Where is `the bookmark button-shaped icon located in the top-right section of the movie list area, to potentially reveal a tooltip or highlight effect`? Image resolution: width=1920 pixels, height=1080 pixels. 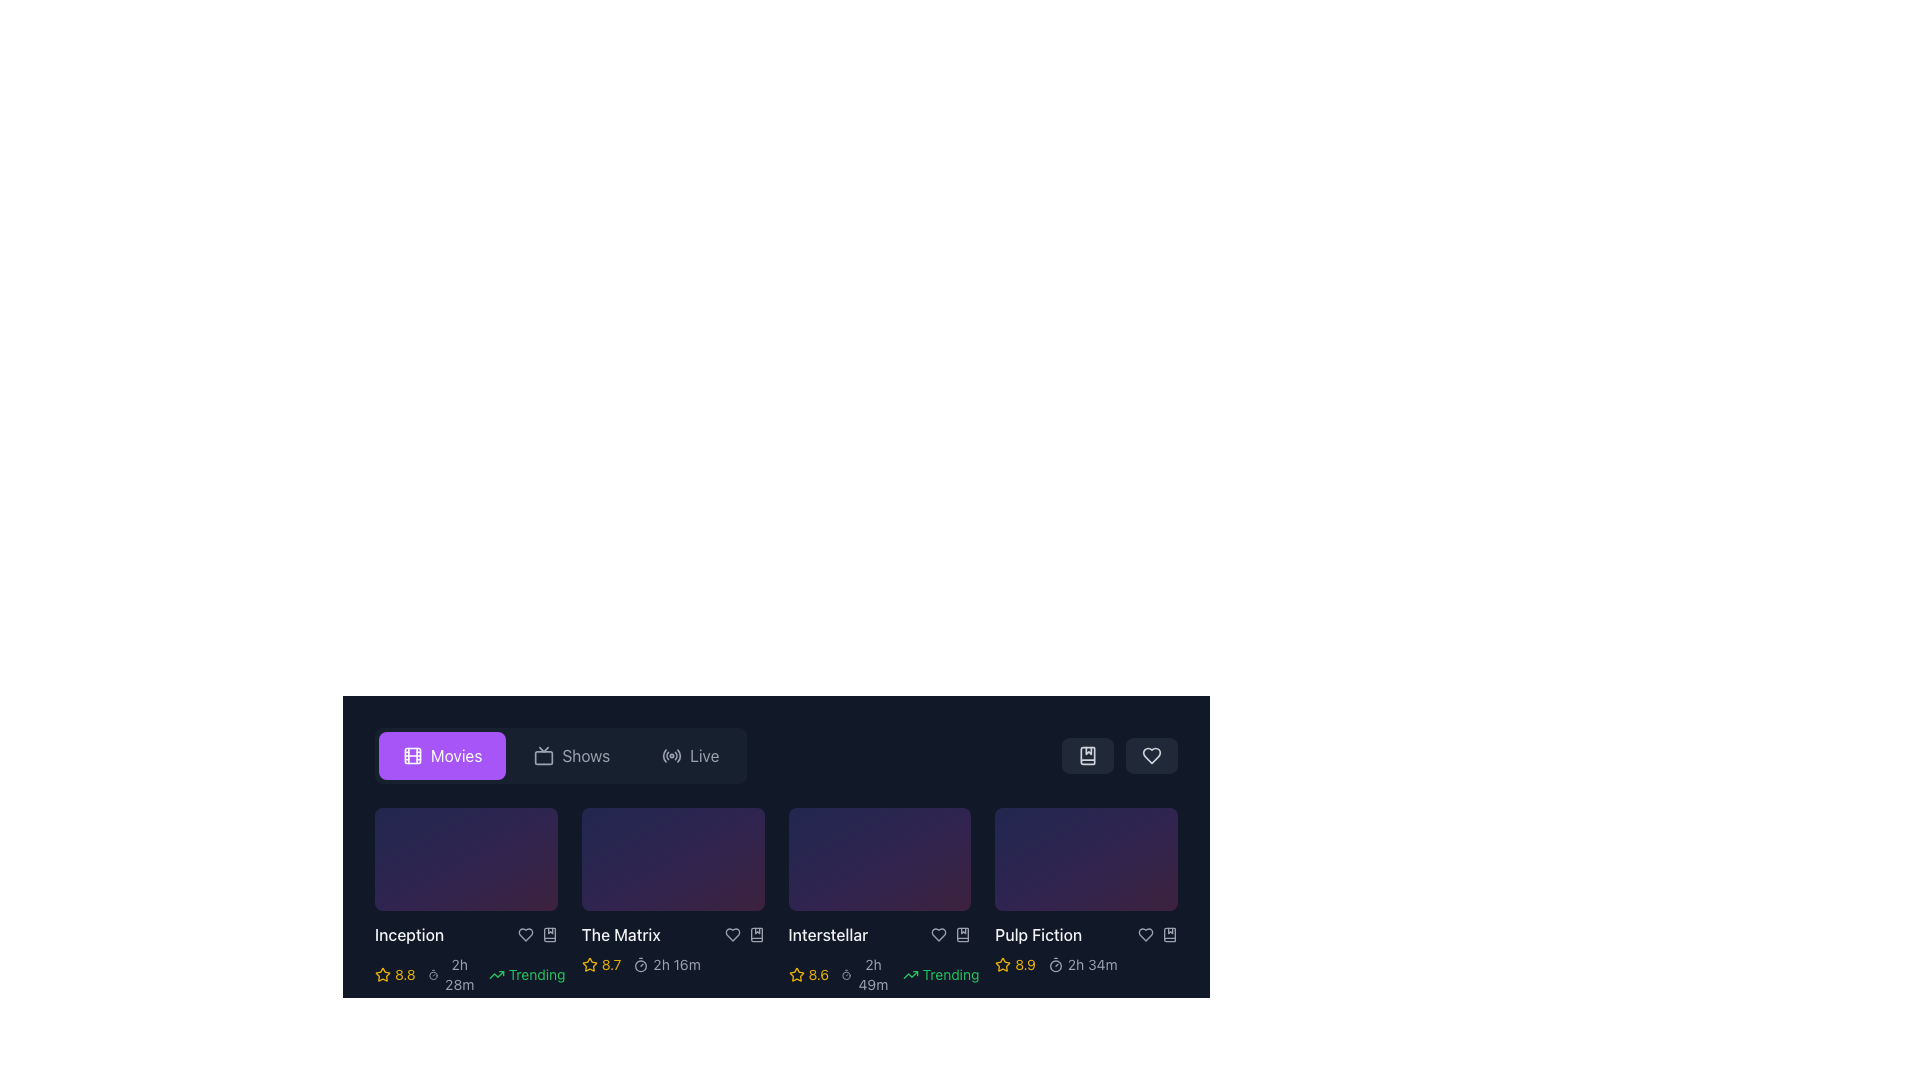
the bookmark button-shaped icon located in the top-right section of the movie list area, to potentially reveal a tooltip or highlight effect is located at coordinates (1087, 756).